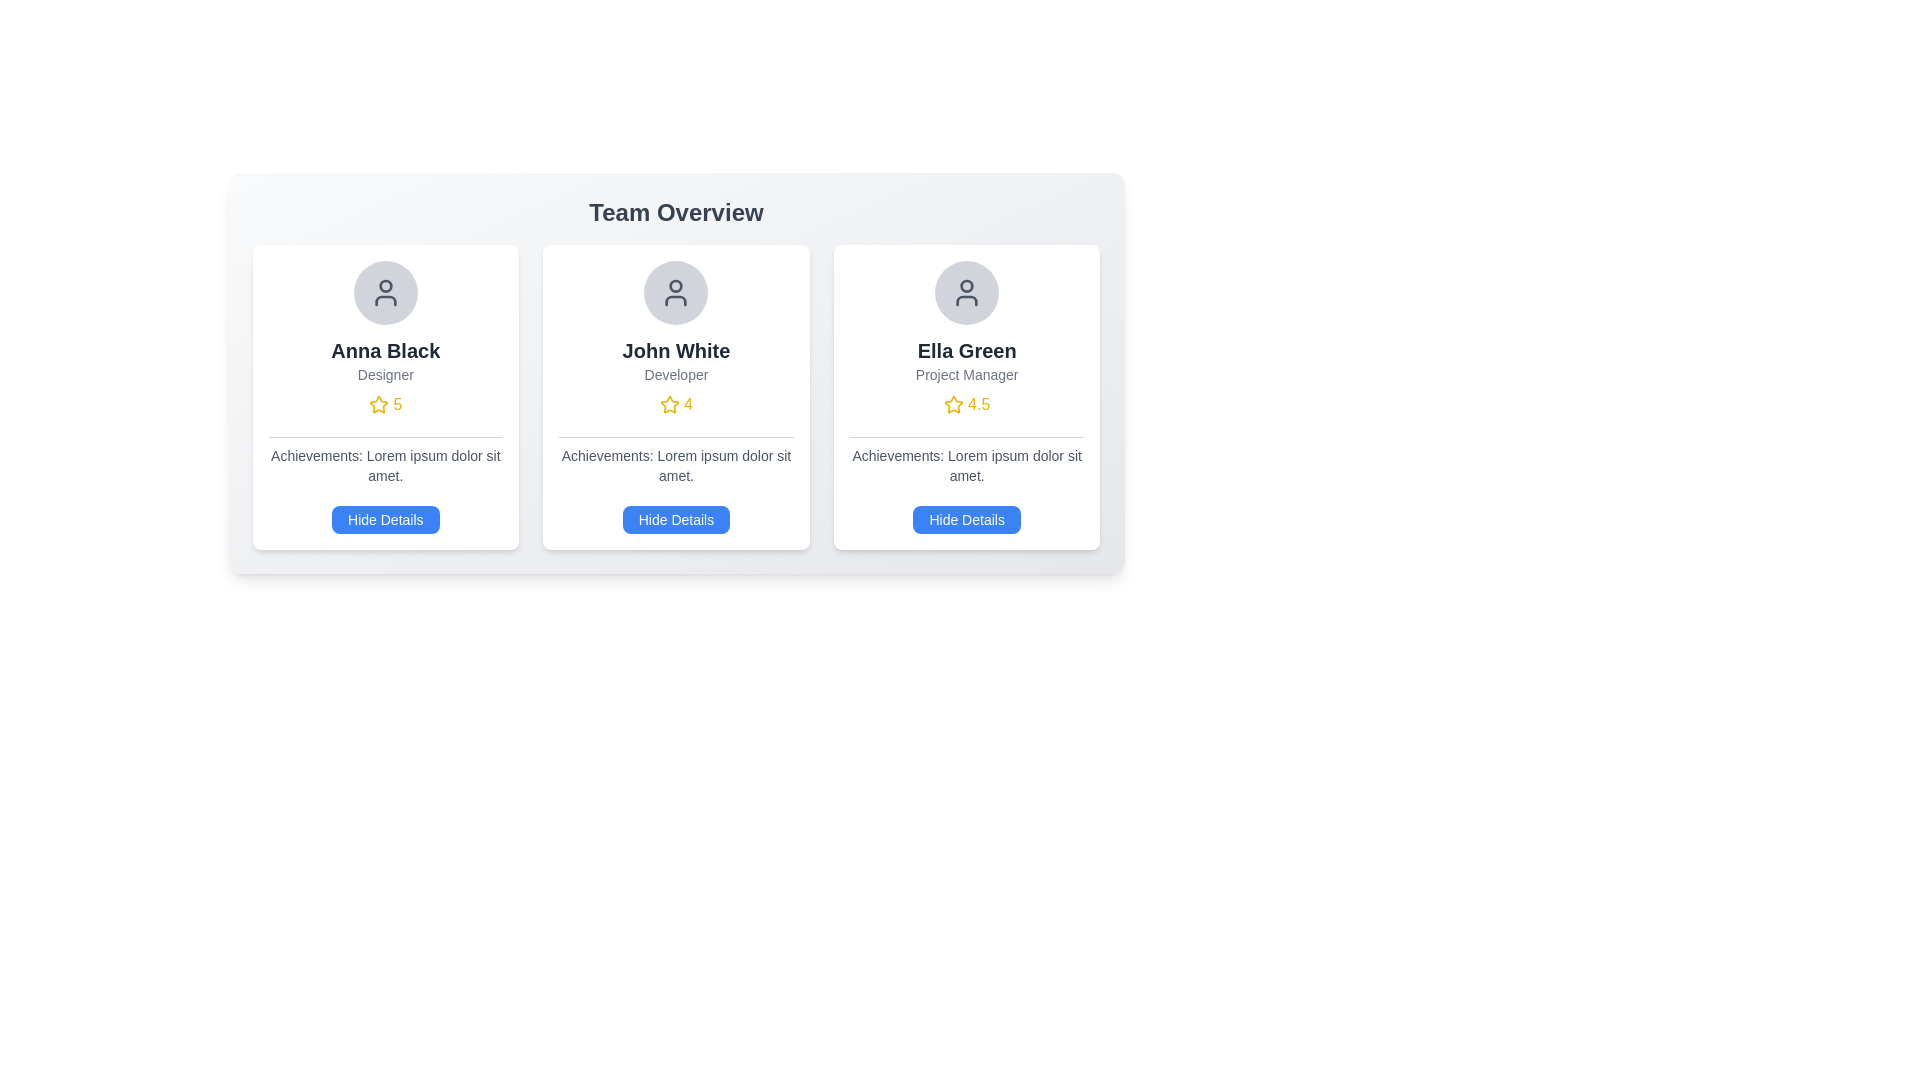 The width and height of the screenshot is (1920, 1080). I want to click on the text label displaying 'Ella Green' to trigger the tooltip if enabled, so click(967, 350).